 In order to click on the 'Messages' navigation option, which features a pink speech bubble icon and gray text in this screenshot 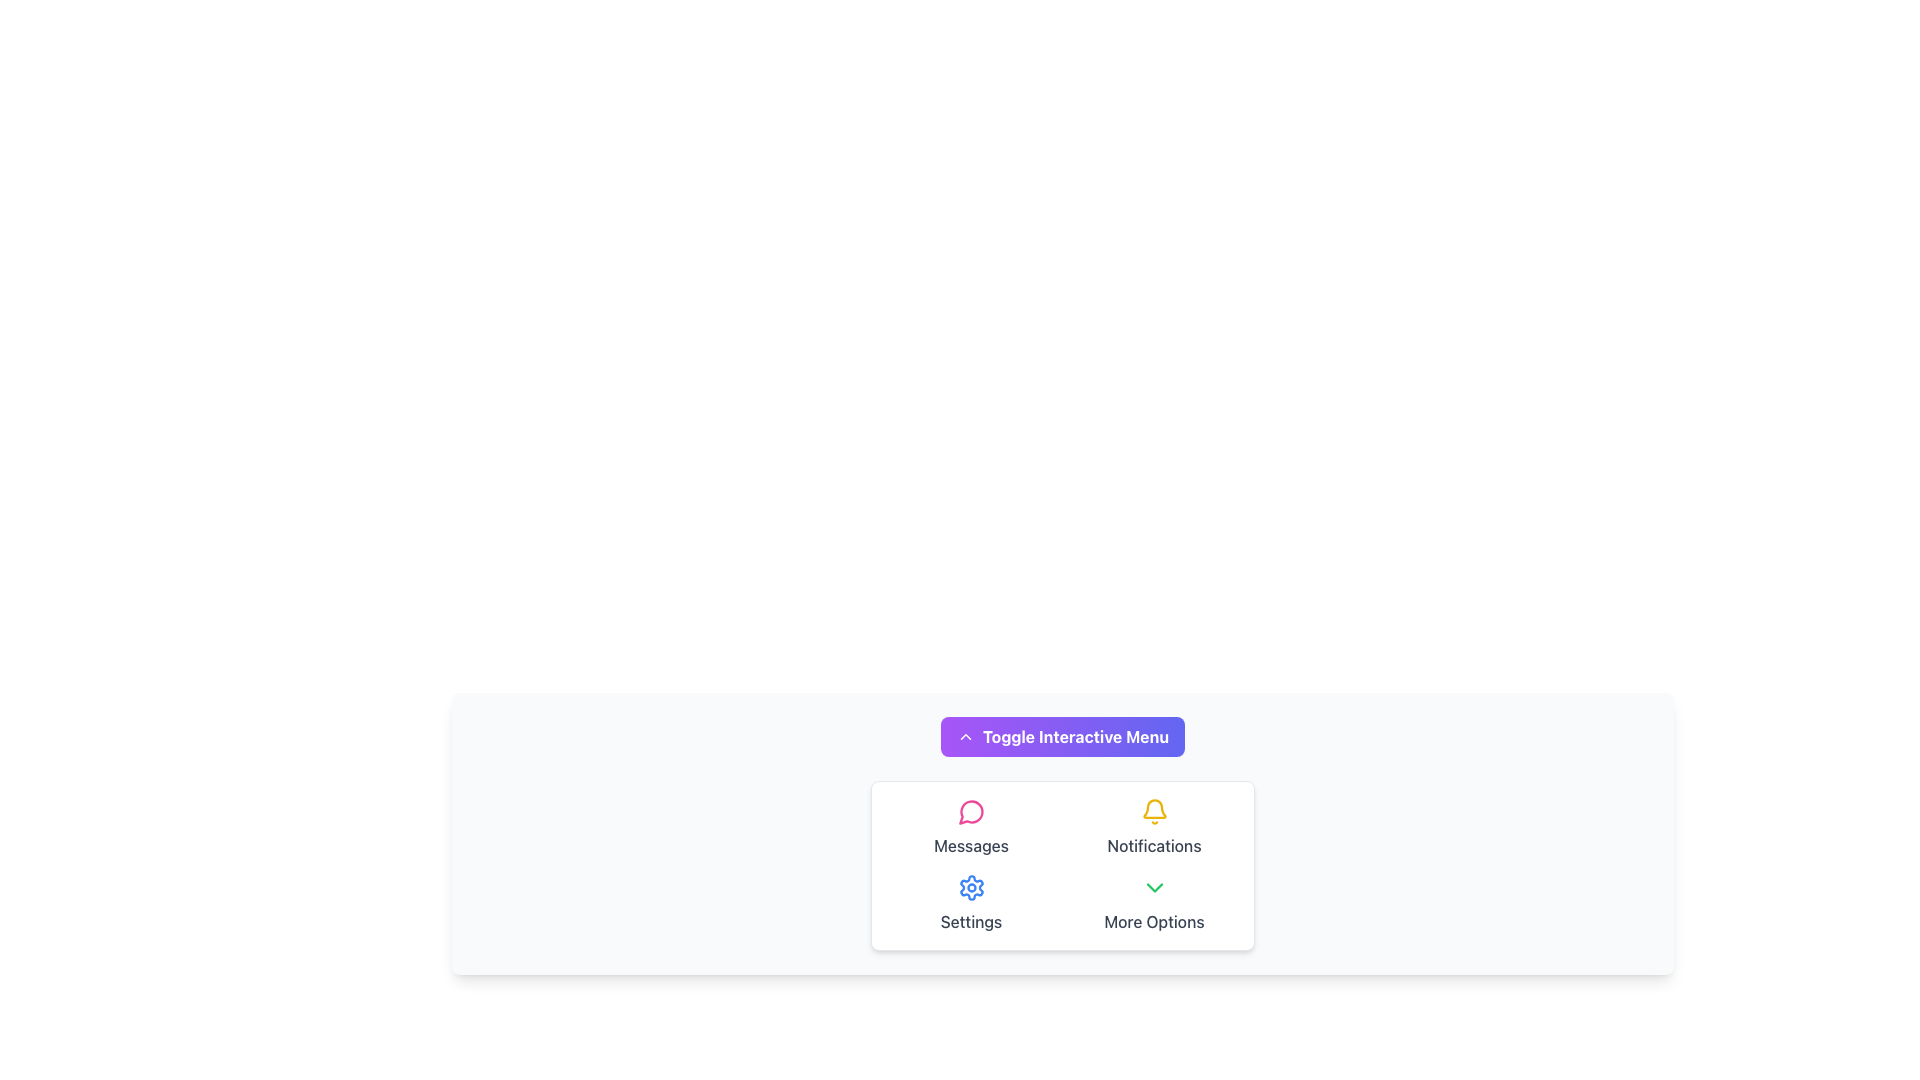, I will do `click(971, 828)`.